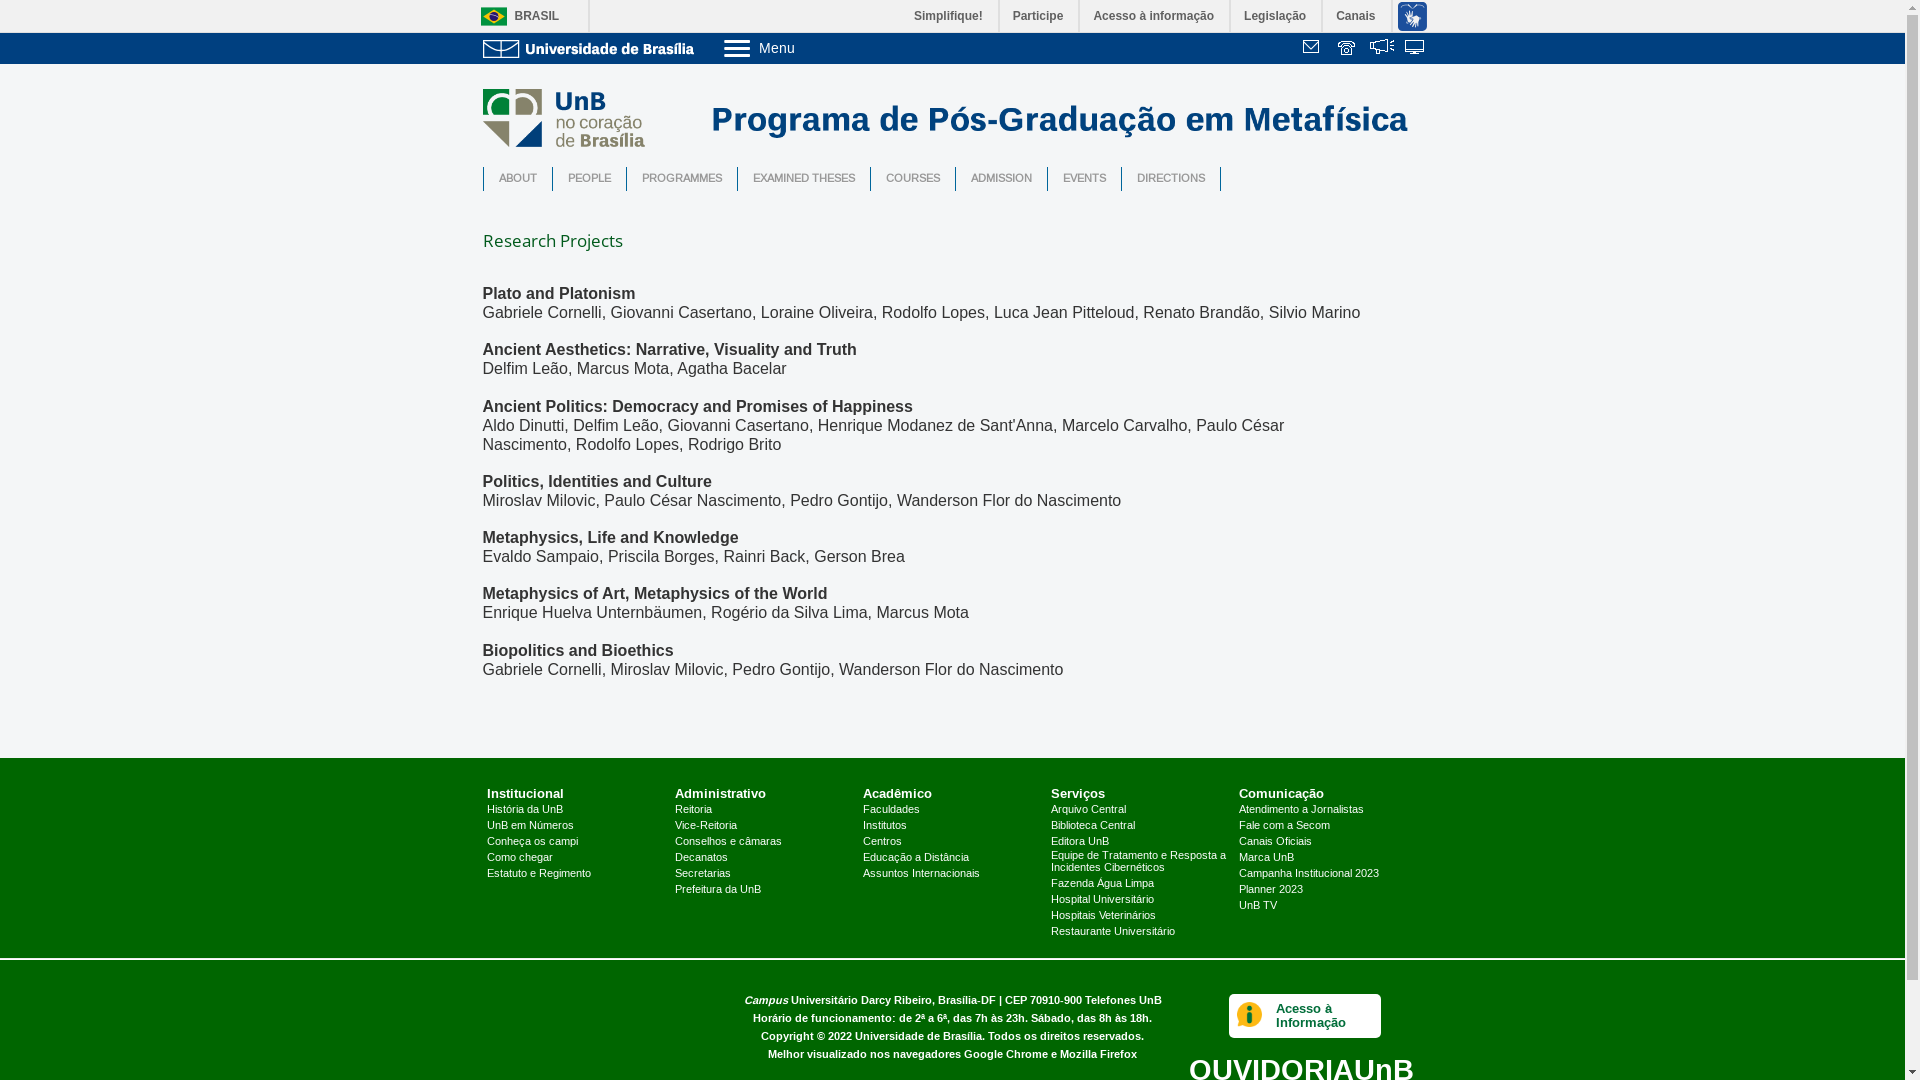 This screenshot has height=1080, width=1920. What do you see at coordinates (1087, 810) in the screenshot?
I see `'Arquivo Central'` at bounding box center [1087, 810].